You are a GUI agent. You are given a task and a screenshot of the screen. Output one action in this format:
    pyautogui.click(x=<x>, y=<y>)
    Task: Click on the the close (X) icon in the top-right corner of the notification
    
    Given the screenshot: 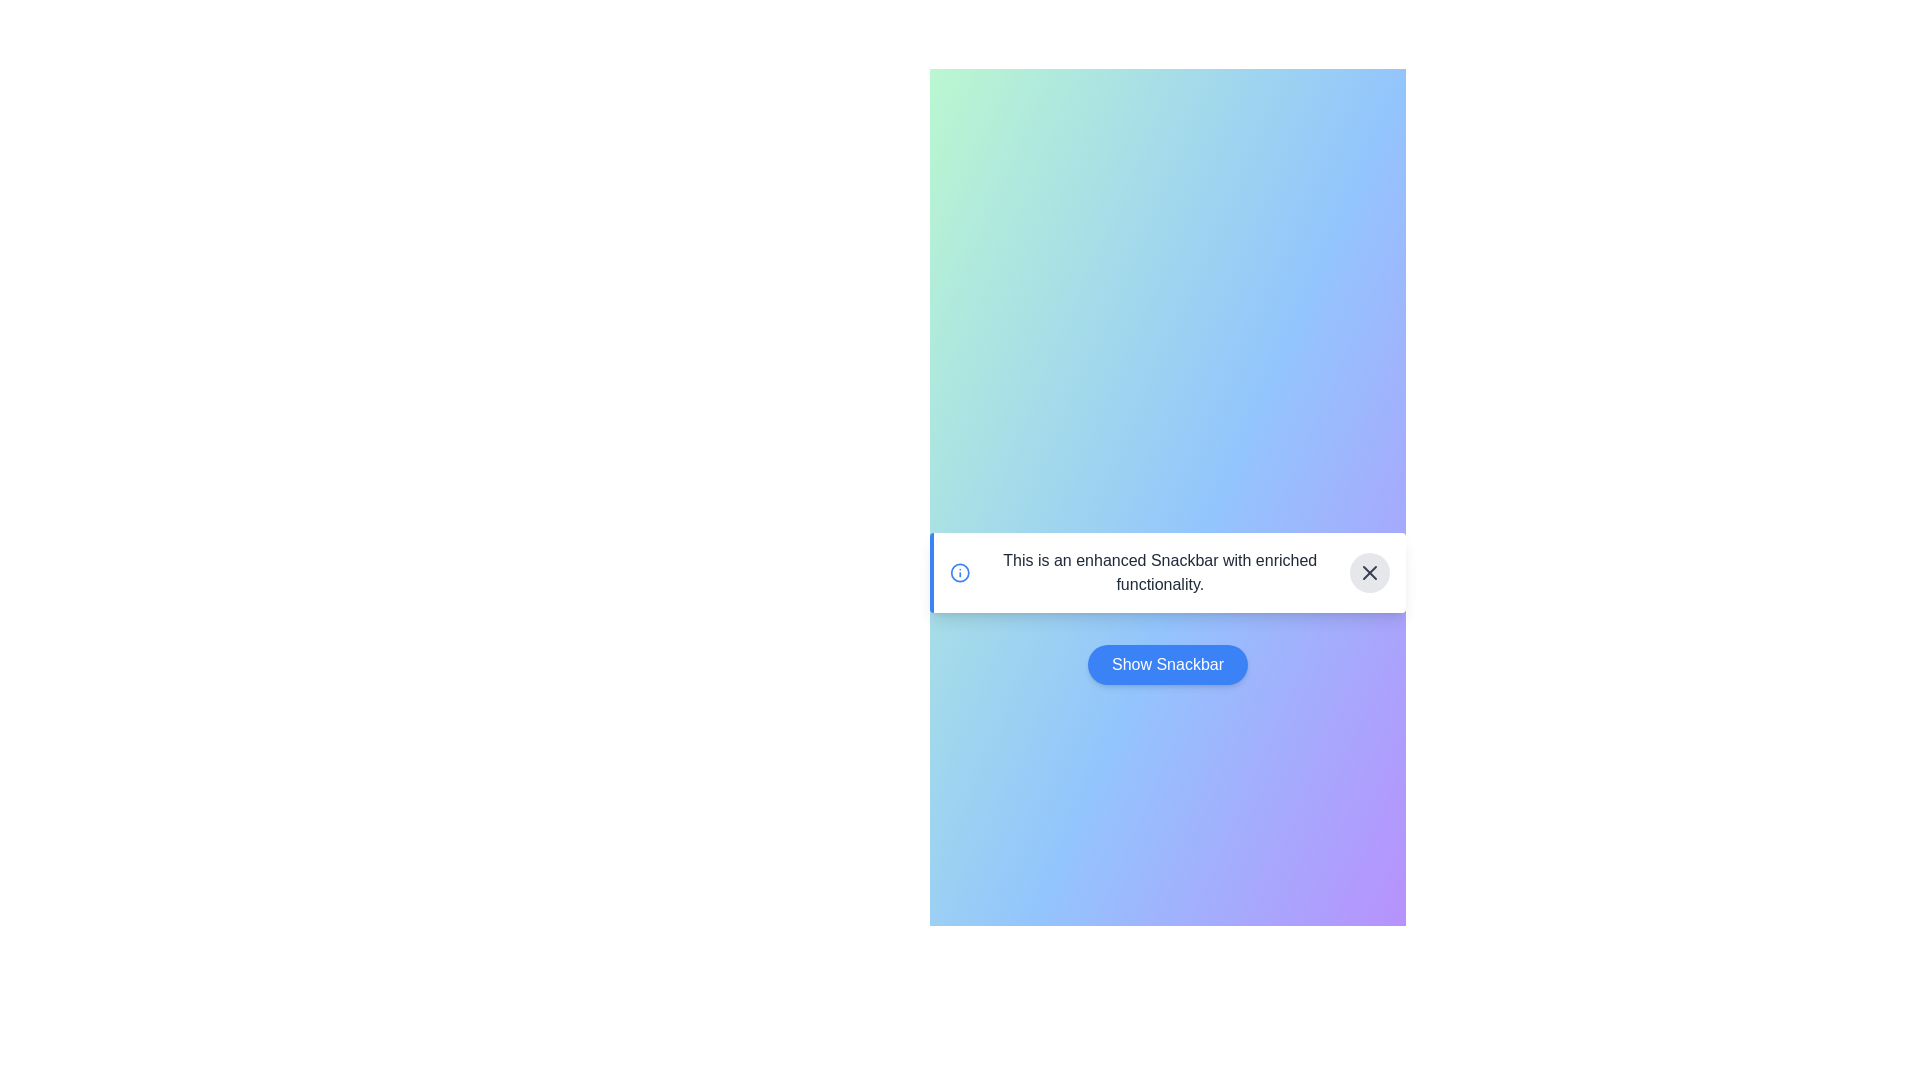 What is the action you would take?
    pyautogui.click(x=1368, y=573)
    